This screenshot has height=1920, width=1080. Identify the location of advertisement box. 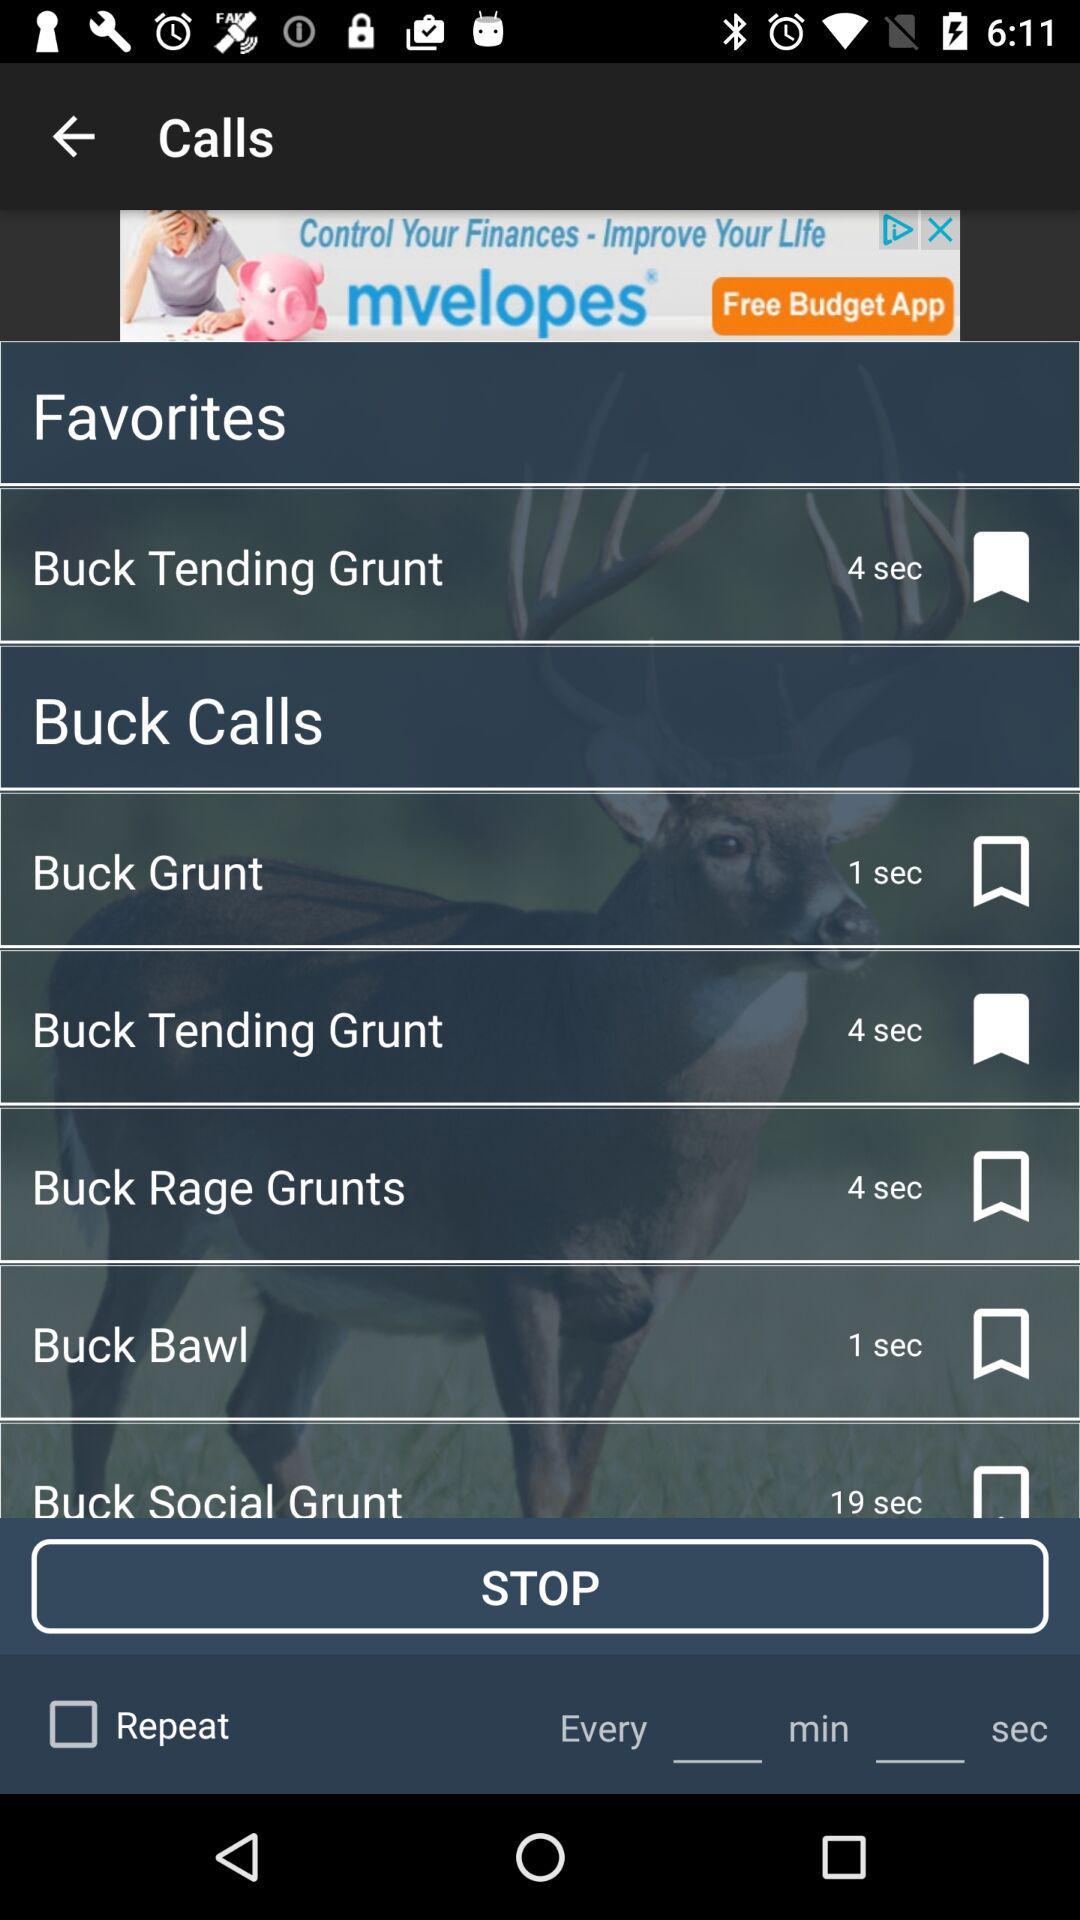
(540, 274).